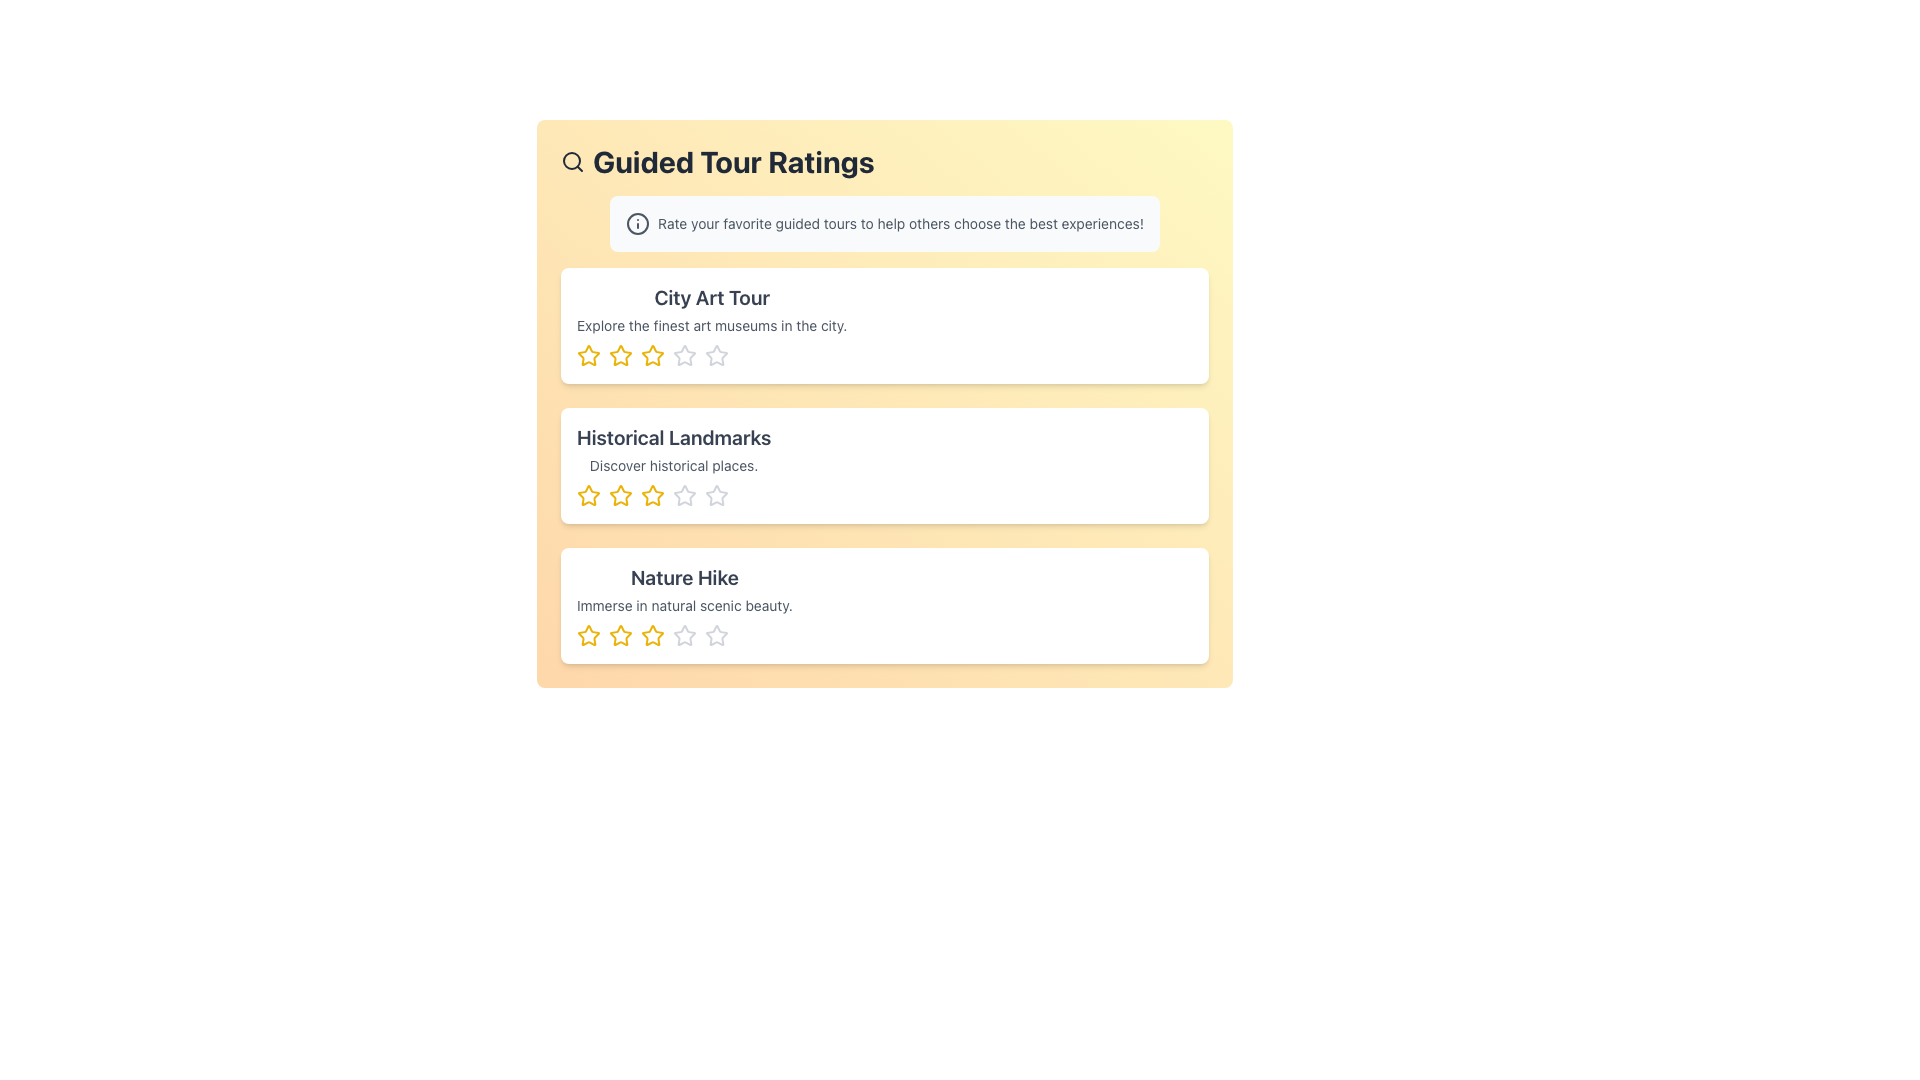  Describe the element at coordinates (637, 223) in the screenshot. I see `the circular element within the information icon located beneath the title 'Guided Tour Ratings'` at that location.